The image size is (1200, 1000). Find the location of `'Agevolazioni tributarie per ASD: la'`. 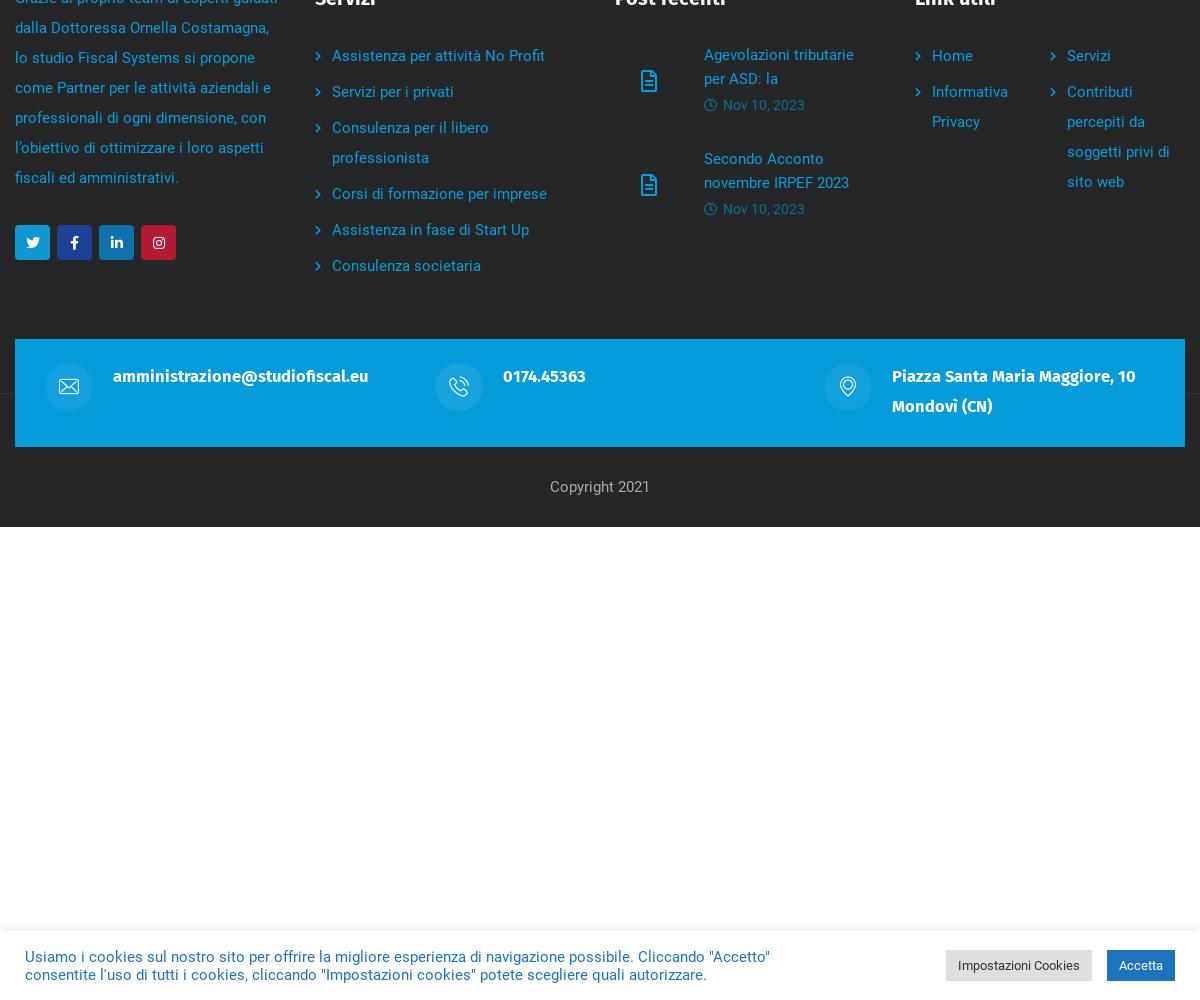

'Agevolazioni tributarie per ASD: la' is located at coordinates (778, 66).